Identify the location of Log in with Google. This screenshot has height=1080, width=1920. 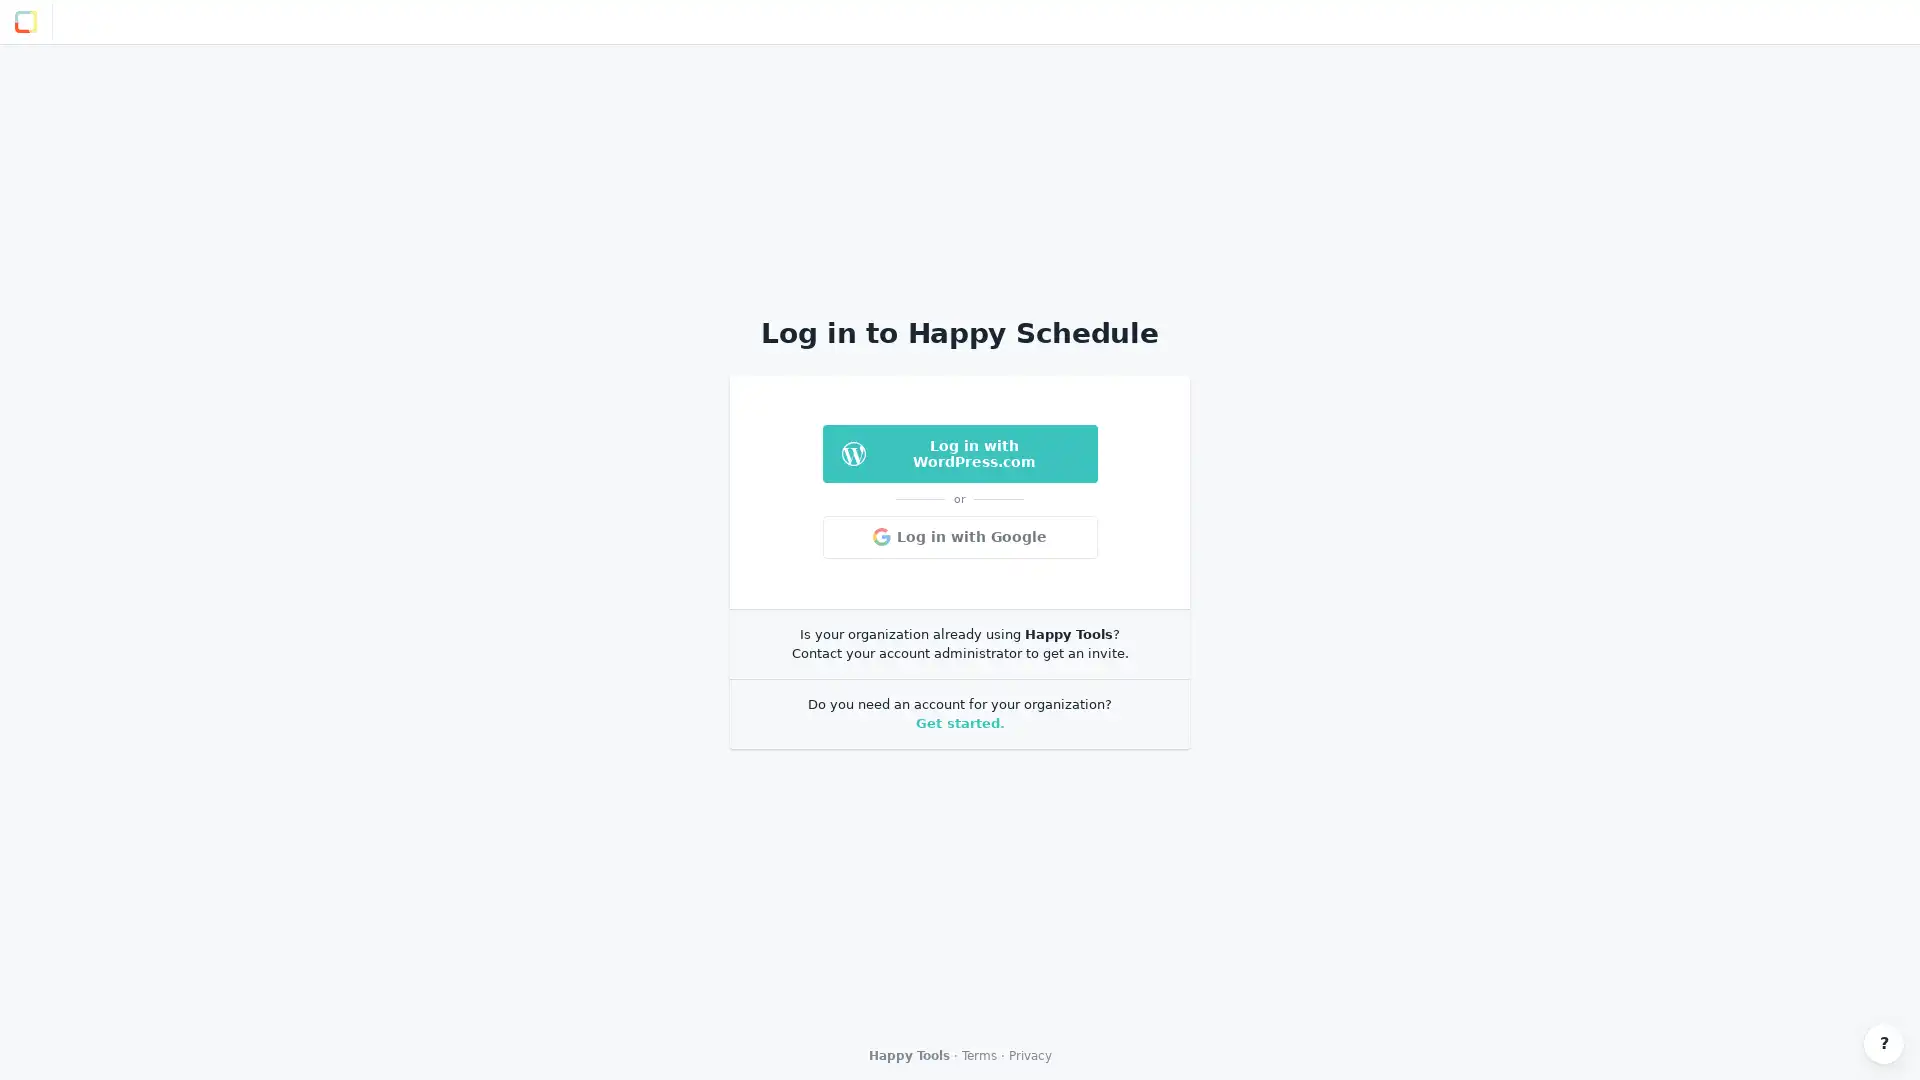
(958, 535).